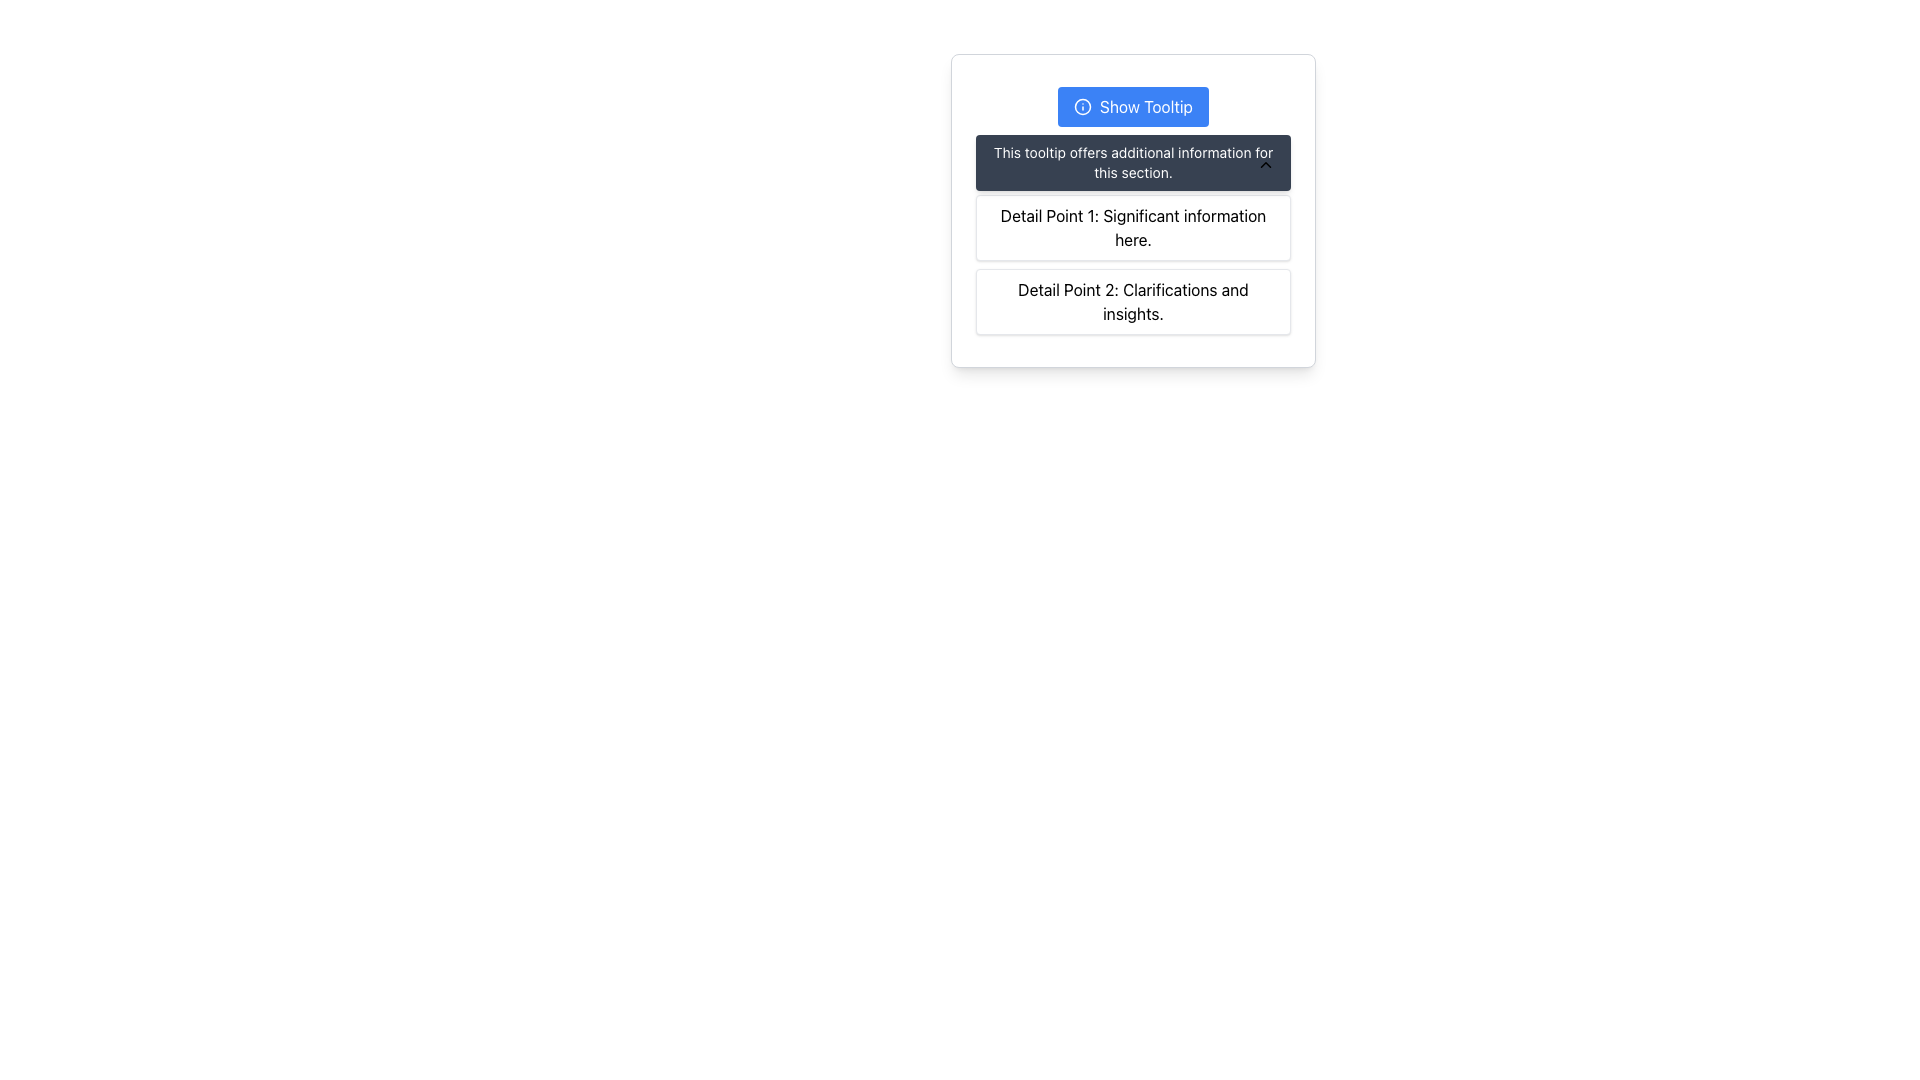 This screenshot has width=1920, height=1080. I want to click on the text box containing 'Detail Point 2: Clarifications and insights.' by clicking on it to perform any associated action, so click(1133, 301).